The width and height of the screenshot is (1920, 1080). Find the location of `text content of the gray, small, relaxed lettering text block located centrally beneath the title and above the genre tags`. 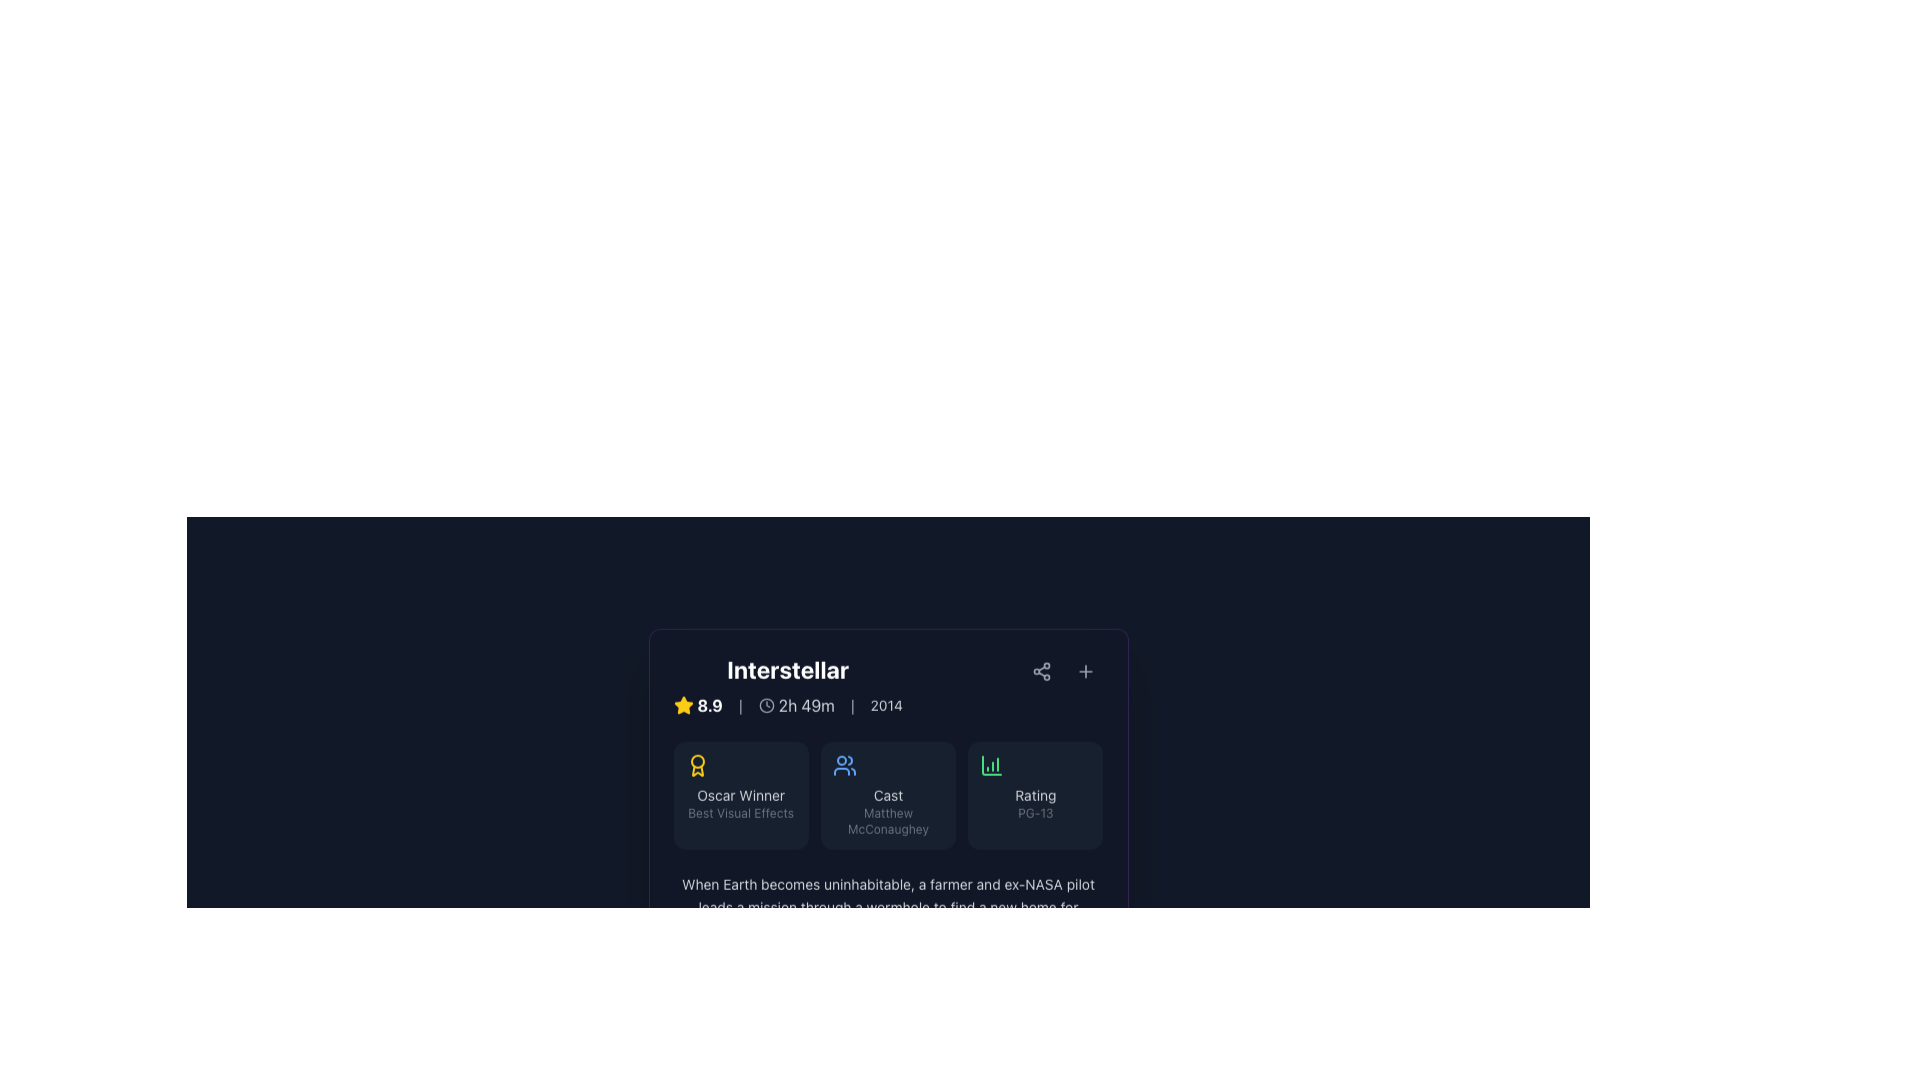

text content of the gray, small, relaxed lettering text block located centrally beneath the title and above the genre tags is located at coordinates (887, 907).